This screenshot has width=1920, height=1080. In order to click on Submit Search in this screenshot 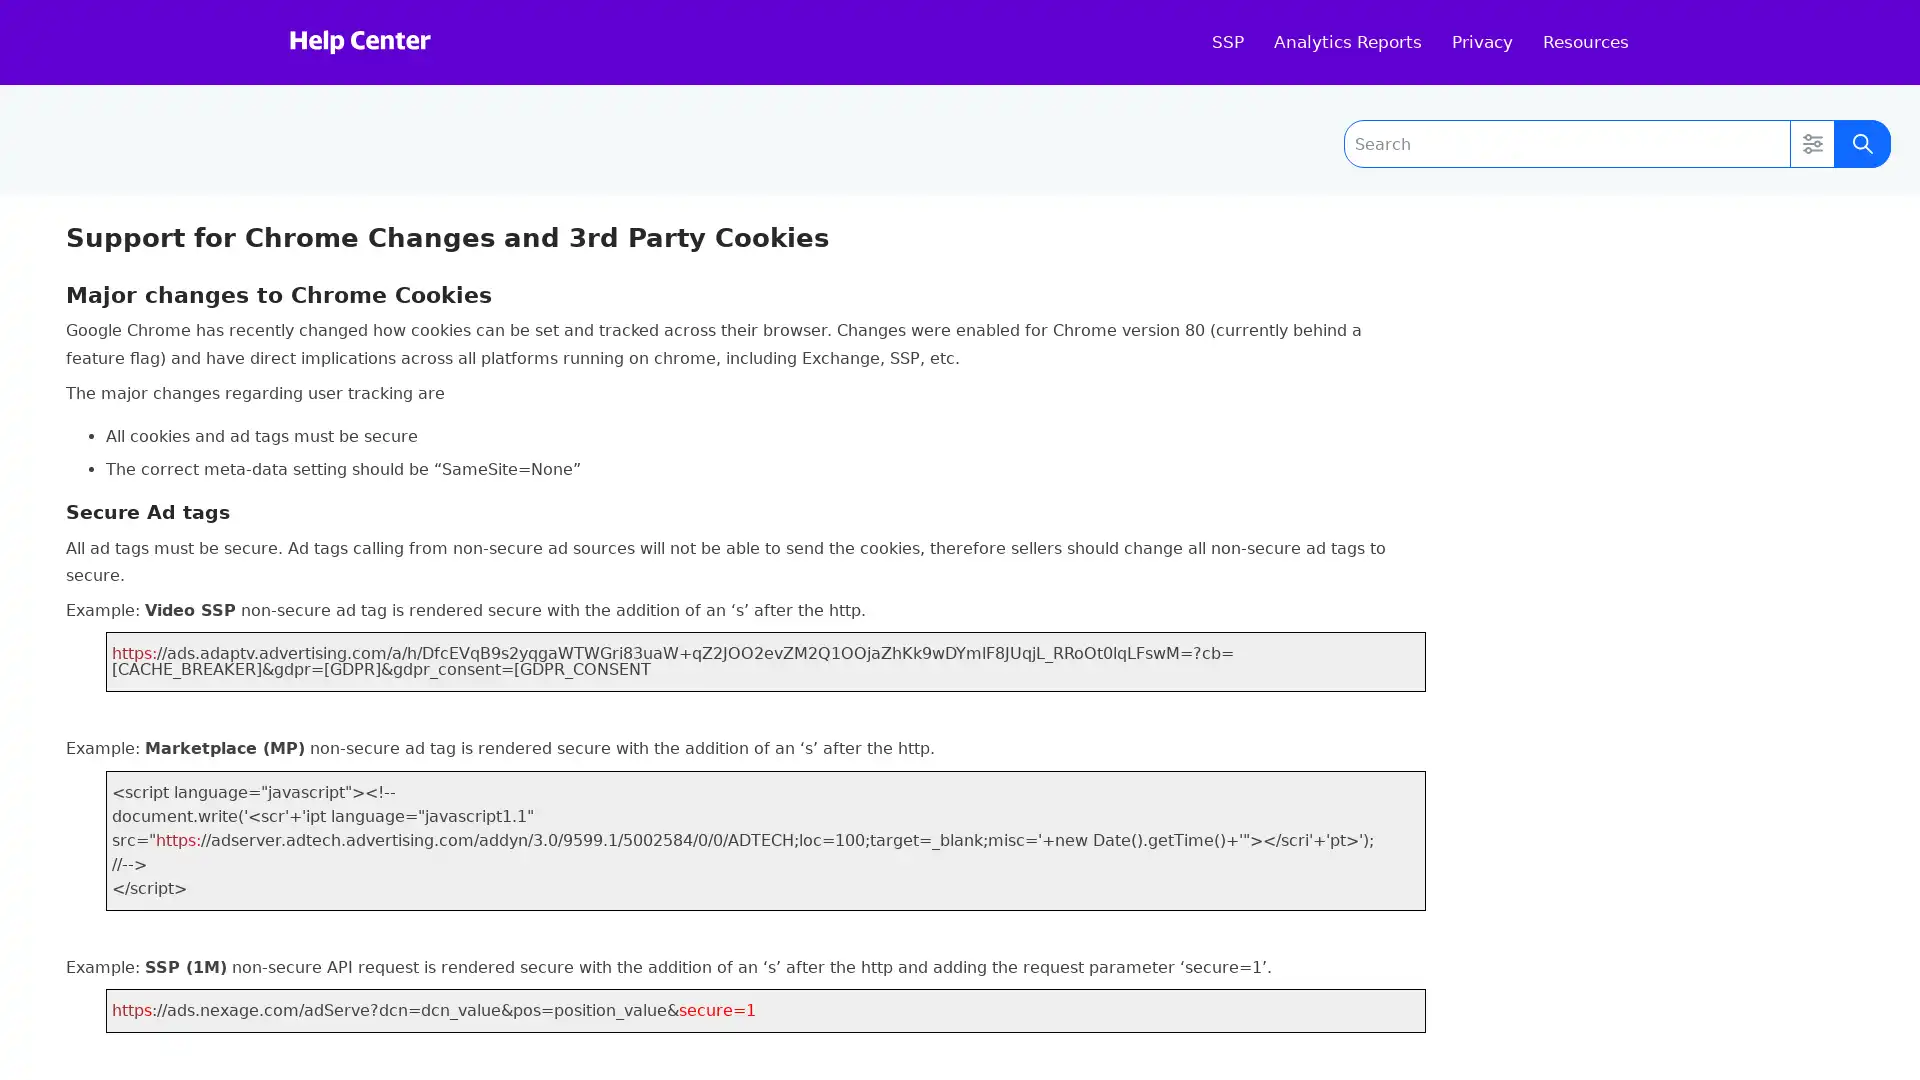, I will do `click(1861, 142)`.